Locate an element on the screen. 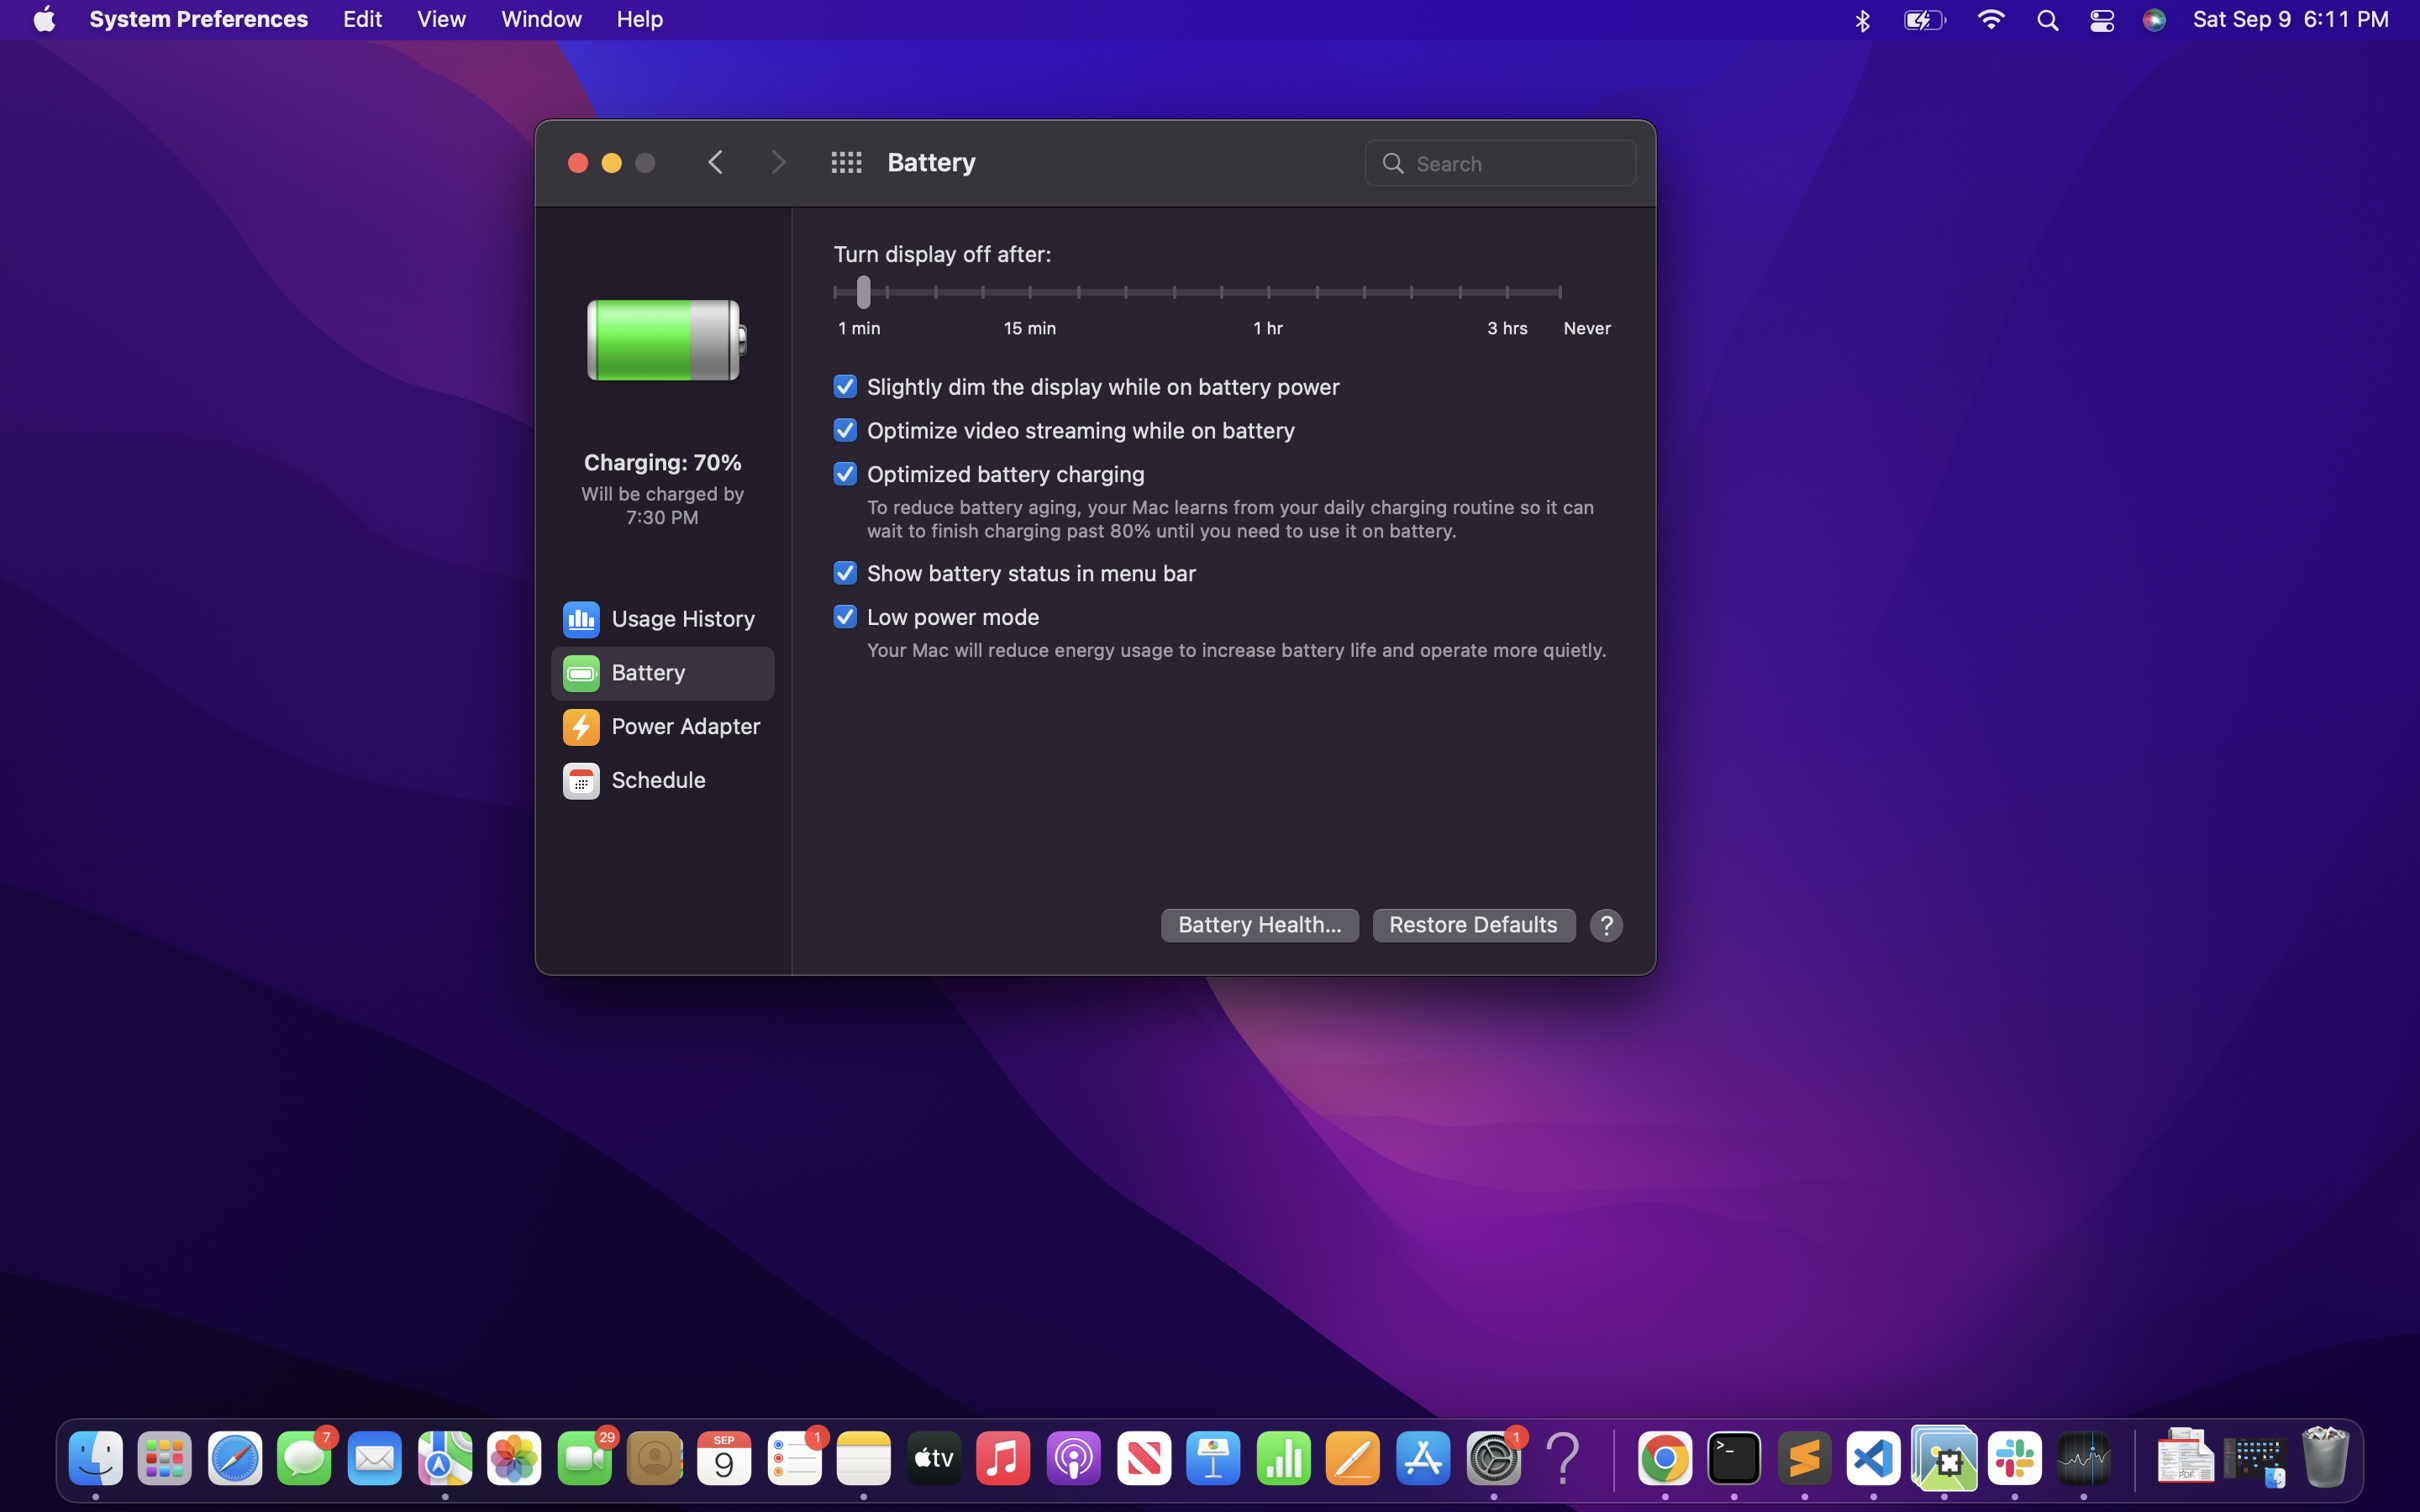 Image resolution: width=2420 pixels, height=1512 pixels. the "optimized battery charging" functionality is located at coordinates (986, 473).